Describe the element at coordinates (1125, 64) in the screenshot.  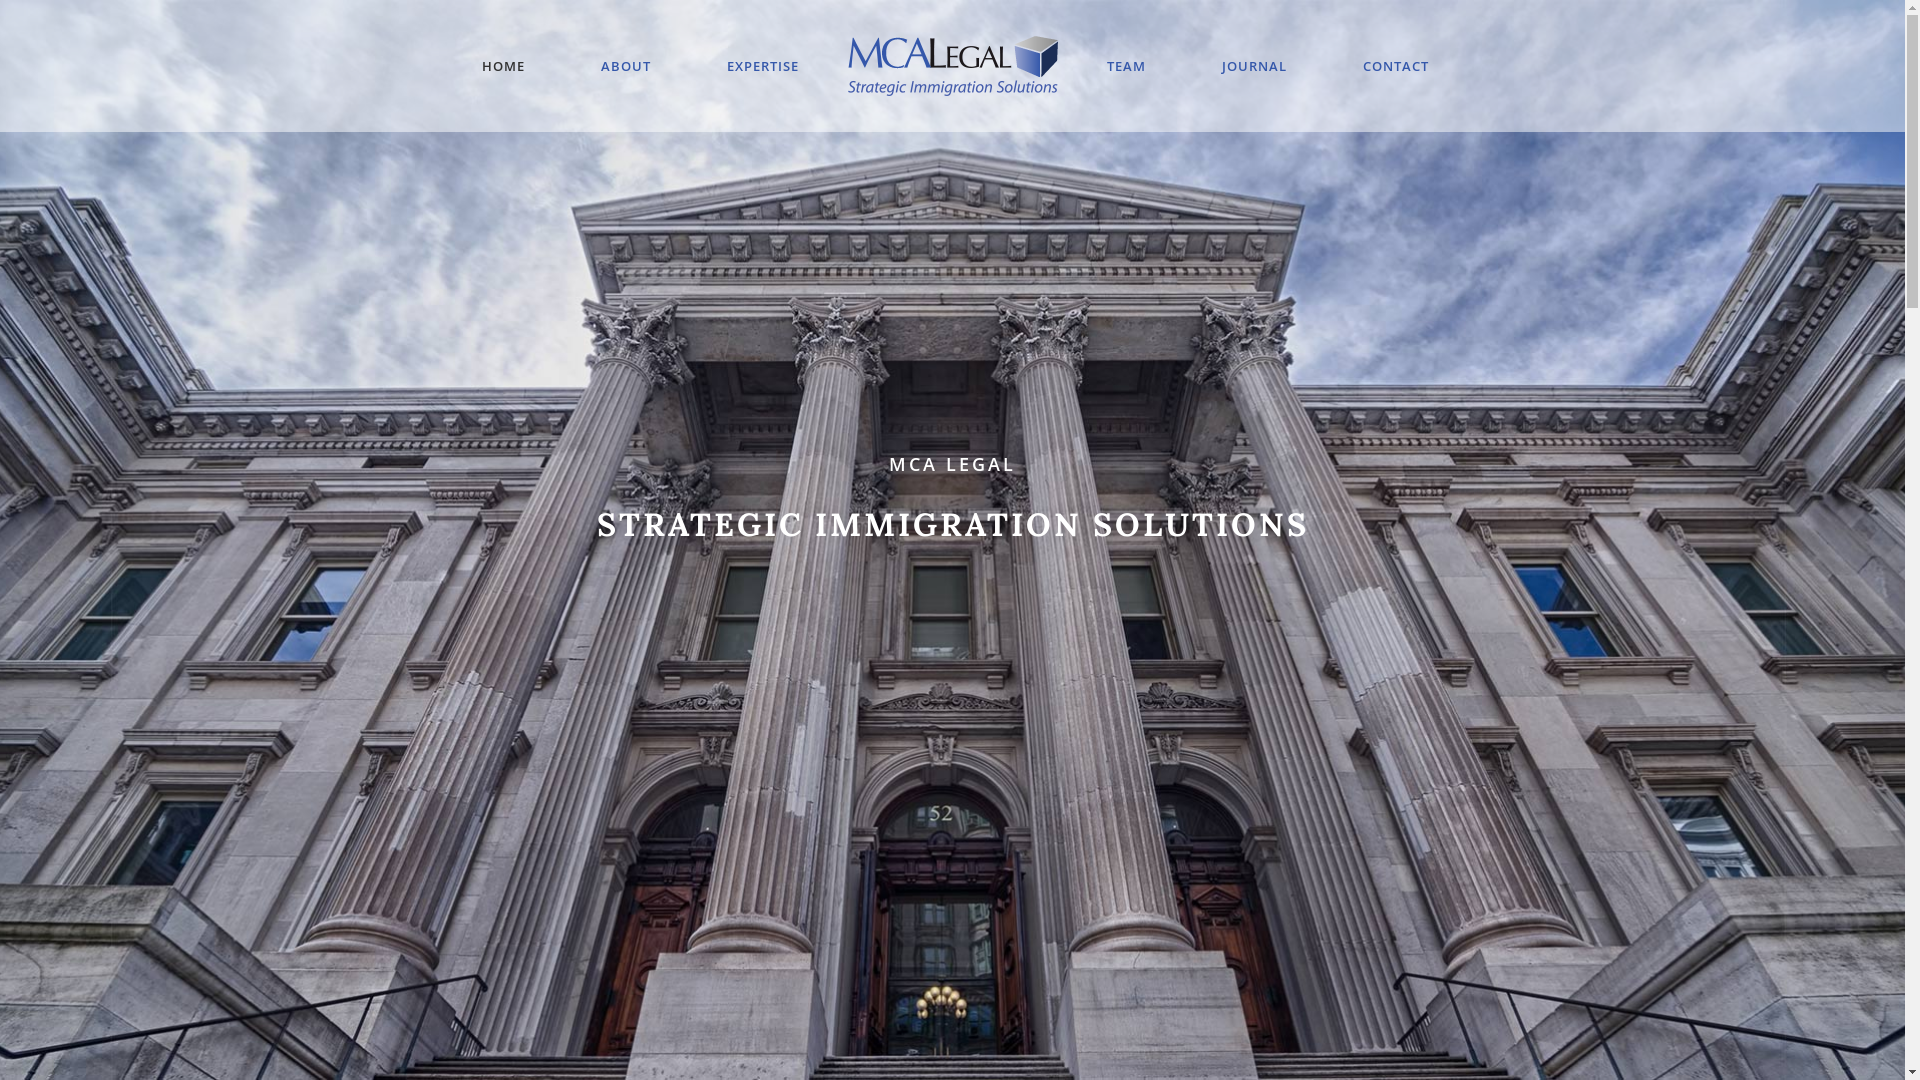
I see `'TEAM'` at that location.